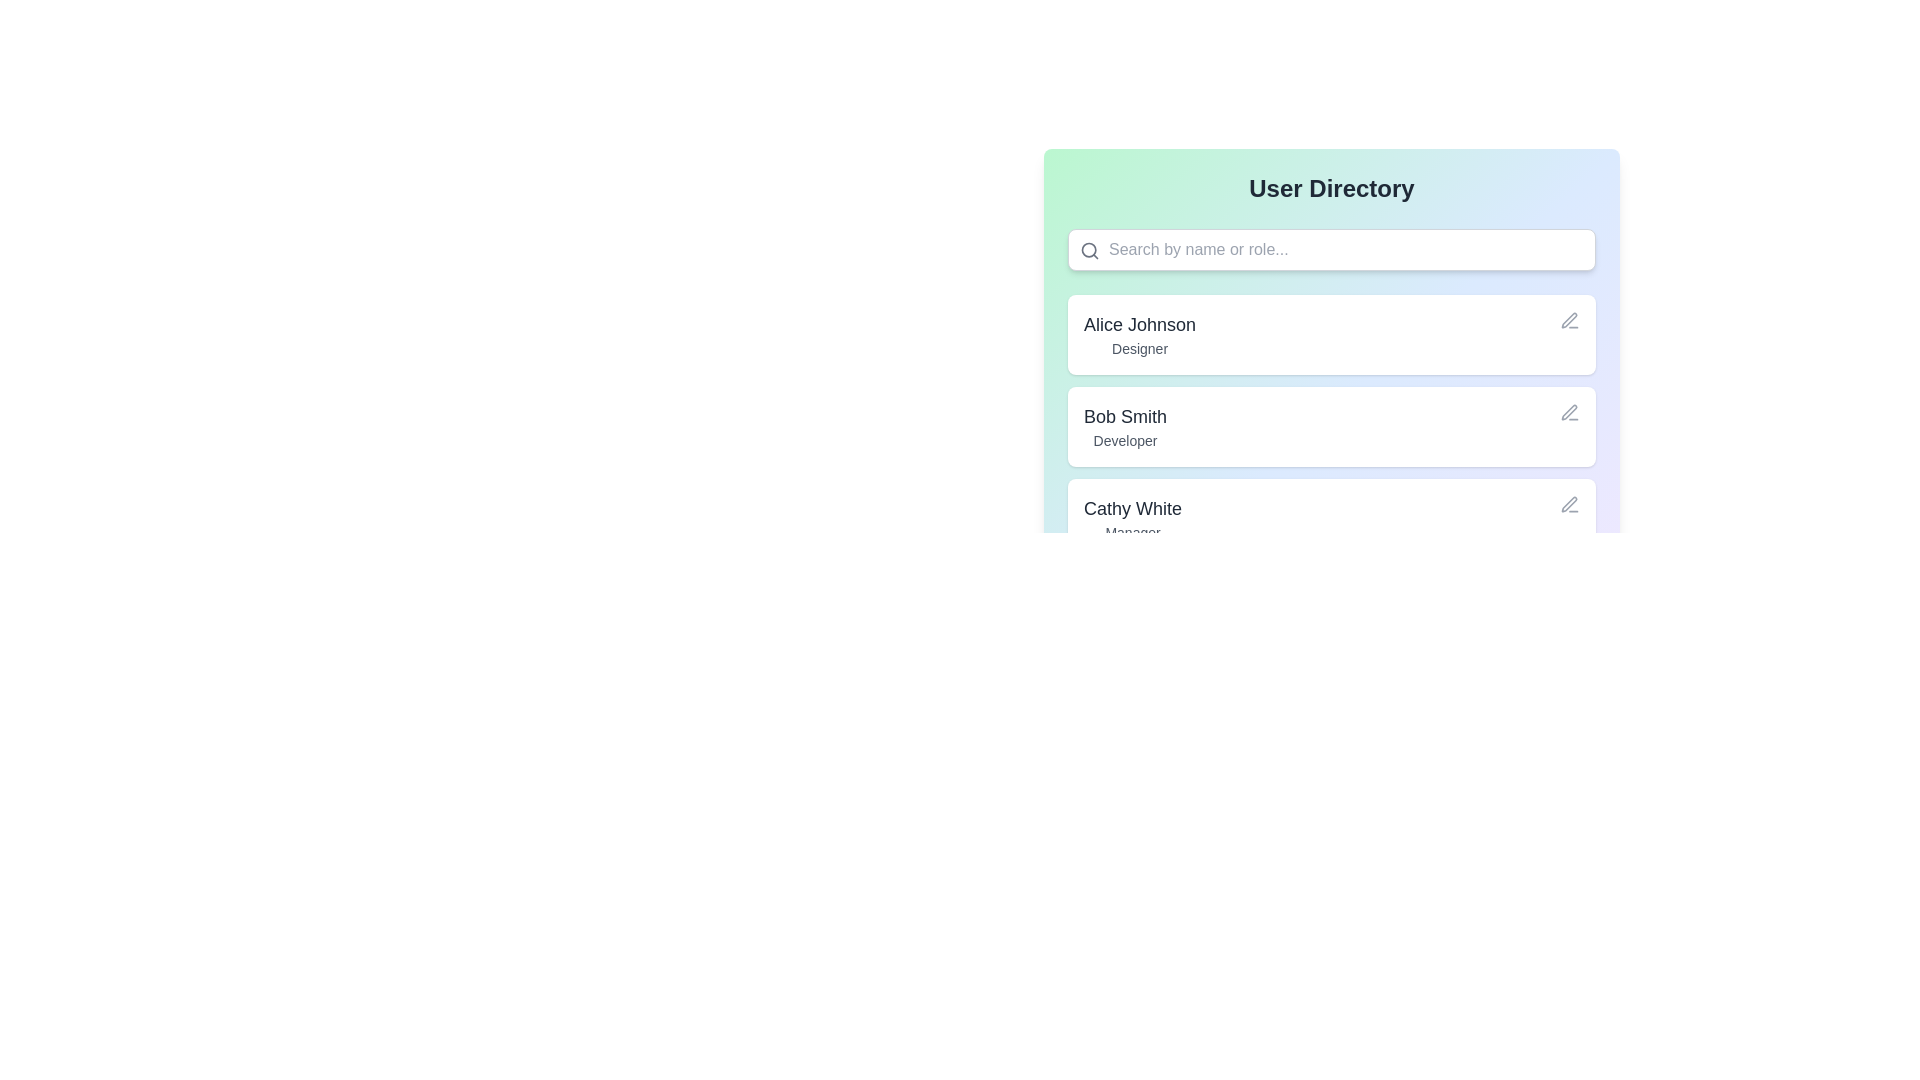  I want to click on the static text label displaying 'Designer', which is styled with a smaller font size and grey color, located below 'Alice Johnson' in the user directory interface, so click(1140, 347).